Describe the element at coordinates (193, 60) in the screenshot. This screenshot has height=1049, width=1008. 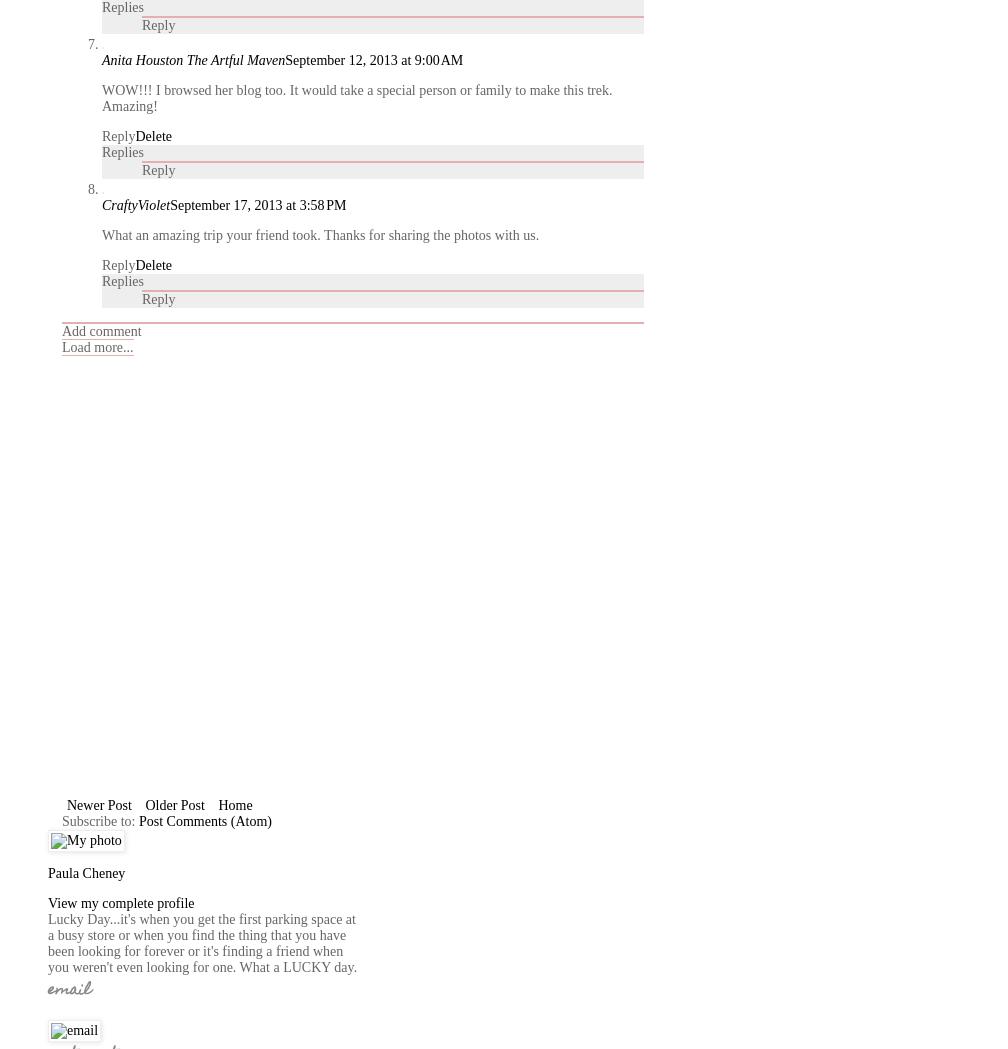
I see `'Anita Houston The Artful Maven'` at that location.